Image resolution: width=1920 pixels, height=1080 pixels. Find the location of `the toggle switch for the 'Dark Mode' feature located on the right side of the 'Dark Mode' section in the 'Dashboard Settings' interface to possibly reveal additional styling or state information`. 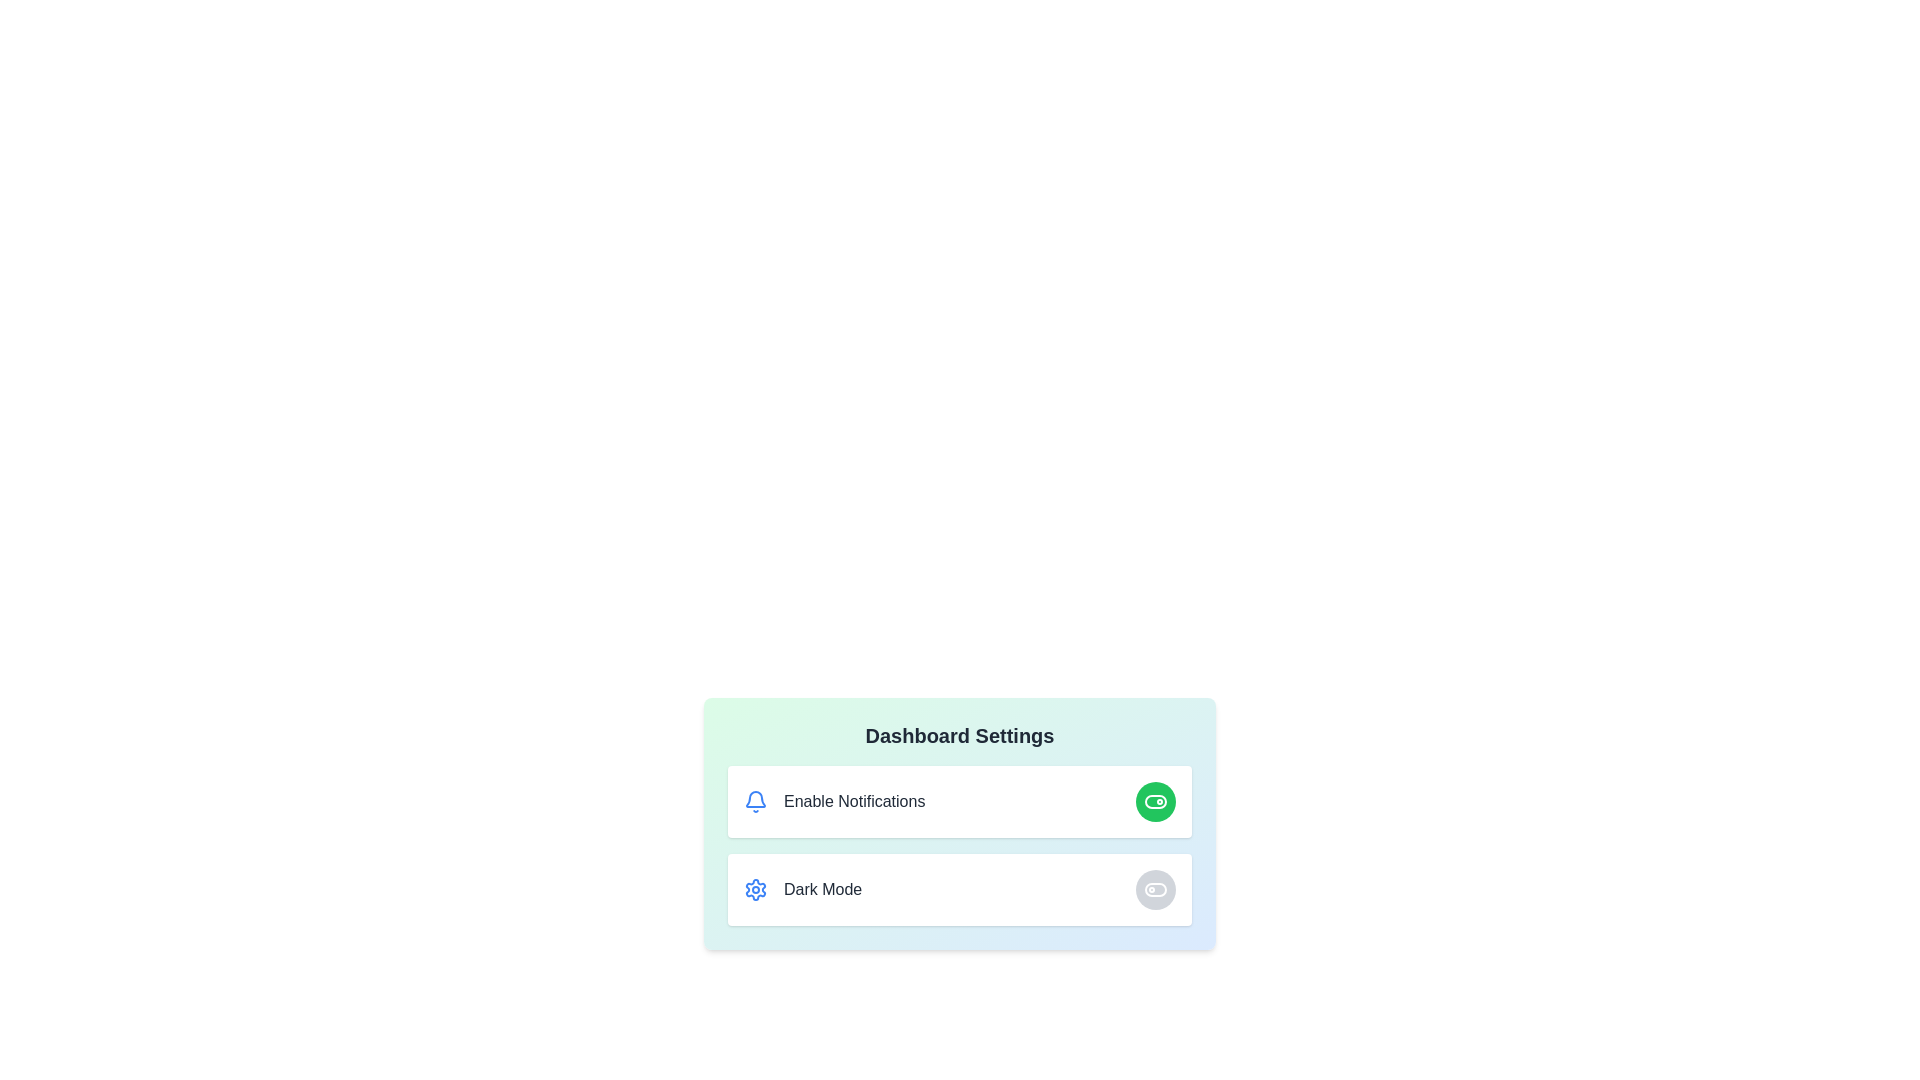

the toggle switch for the 'Dark Mode' feature located on the right side of the 'Dark Mode' section in the 'Dashboard Settings' interface to possibly reveal additional styling or state information is located at coordinates (1156, 889).